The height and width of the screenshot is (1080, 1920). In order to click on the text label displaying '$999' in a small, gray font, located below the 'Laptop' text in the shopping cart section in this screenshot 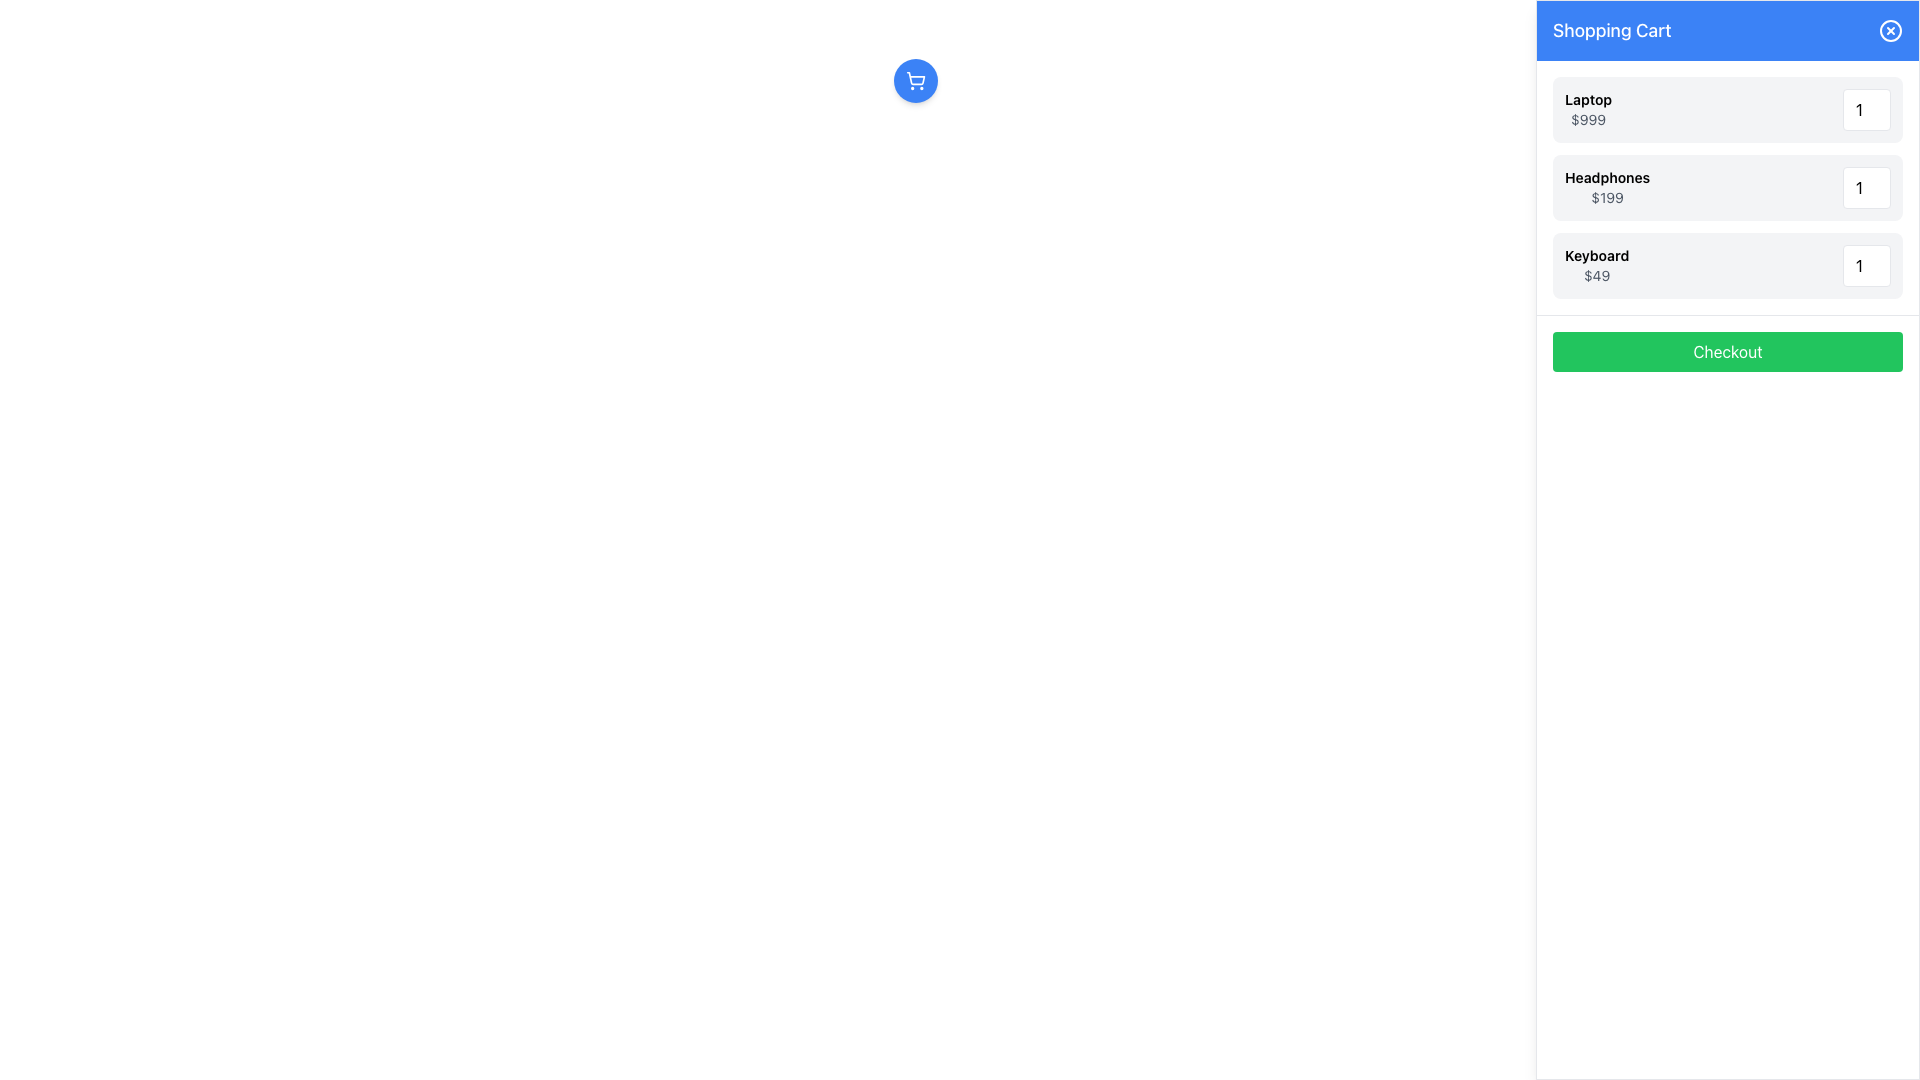, I will do `click(1587, 119)`.